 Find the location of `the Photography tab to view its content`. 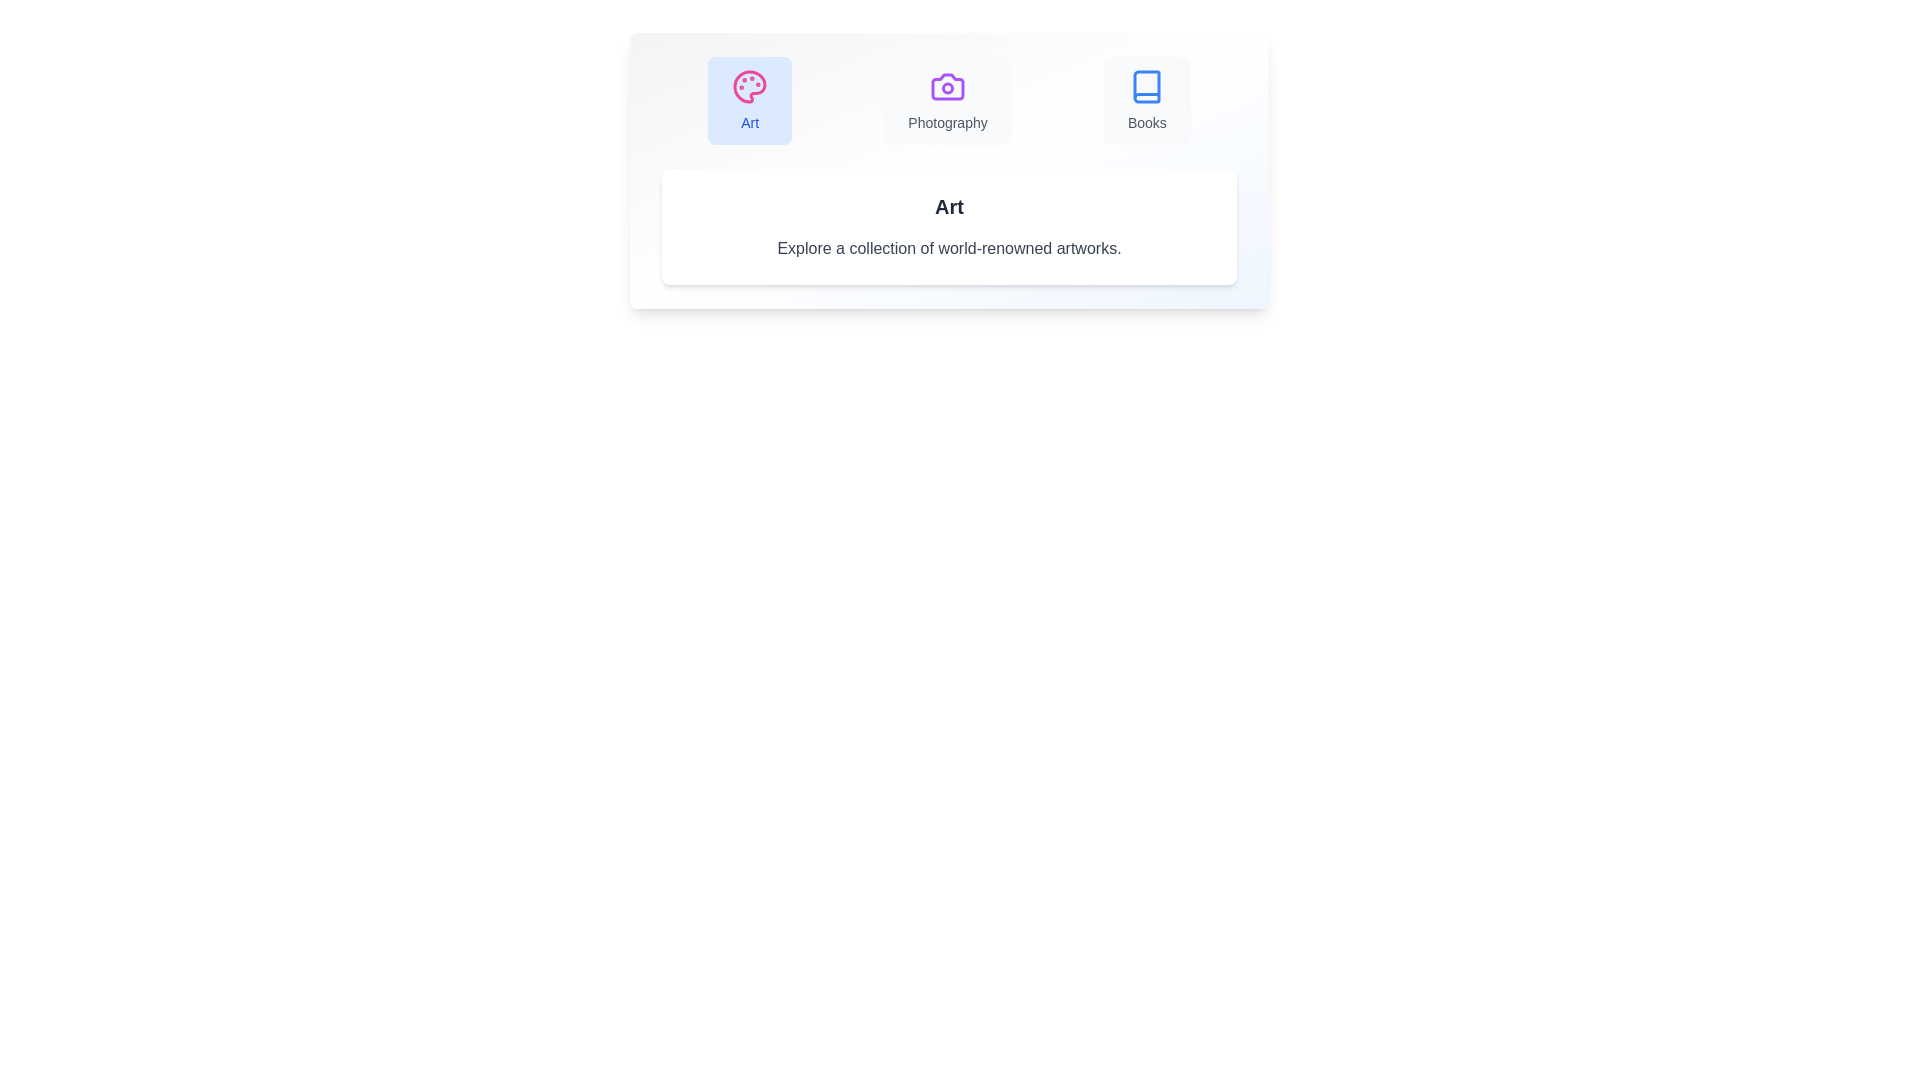

the Photography tab to view its content is located at coordinates (947, 100).